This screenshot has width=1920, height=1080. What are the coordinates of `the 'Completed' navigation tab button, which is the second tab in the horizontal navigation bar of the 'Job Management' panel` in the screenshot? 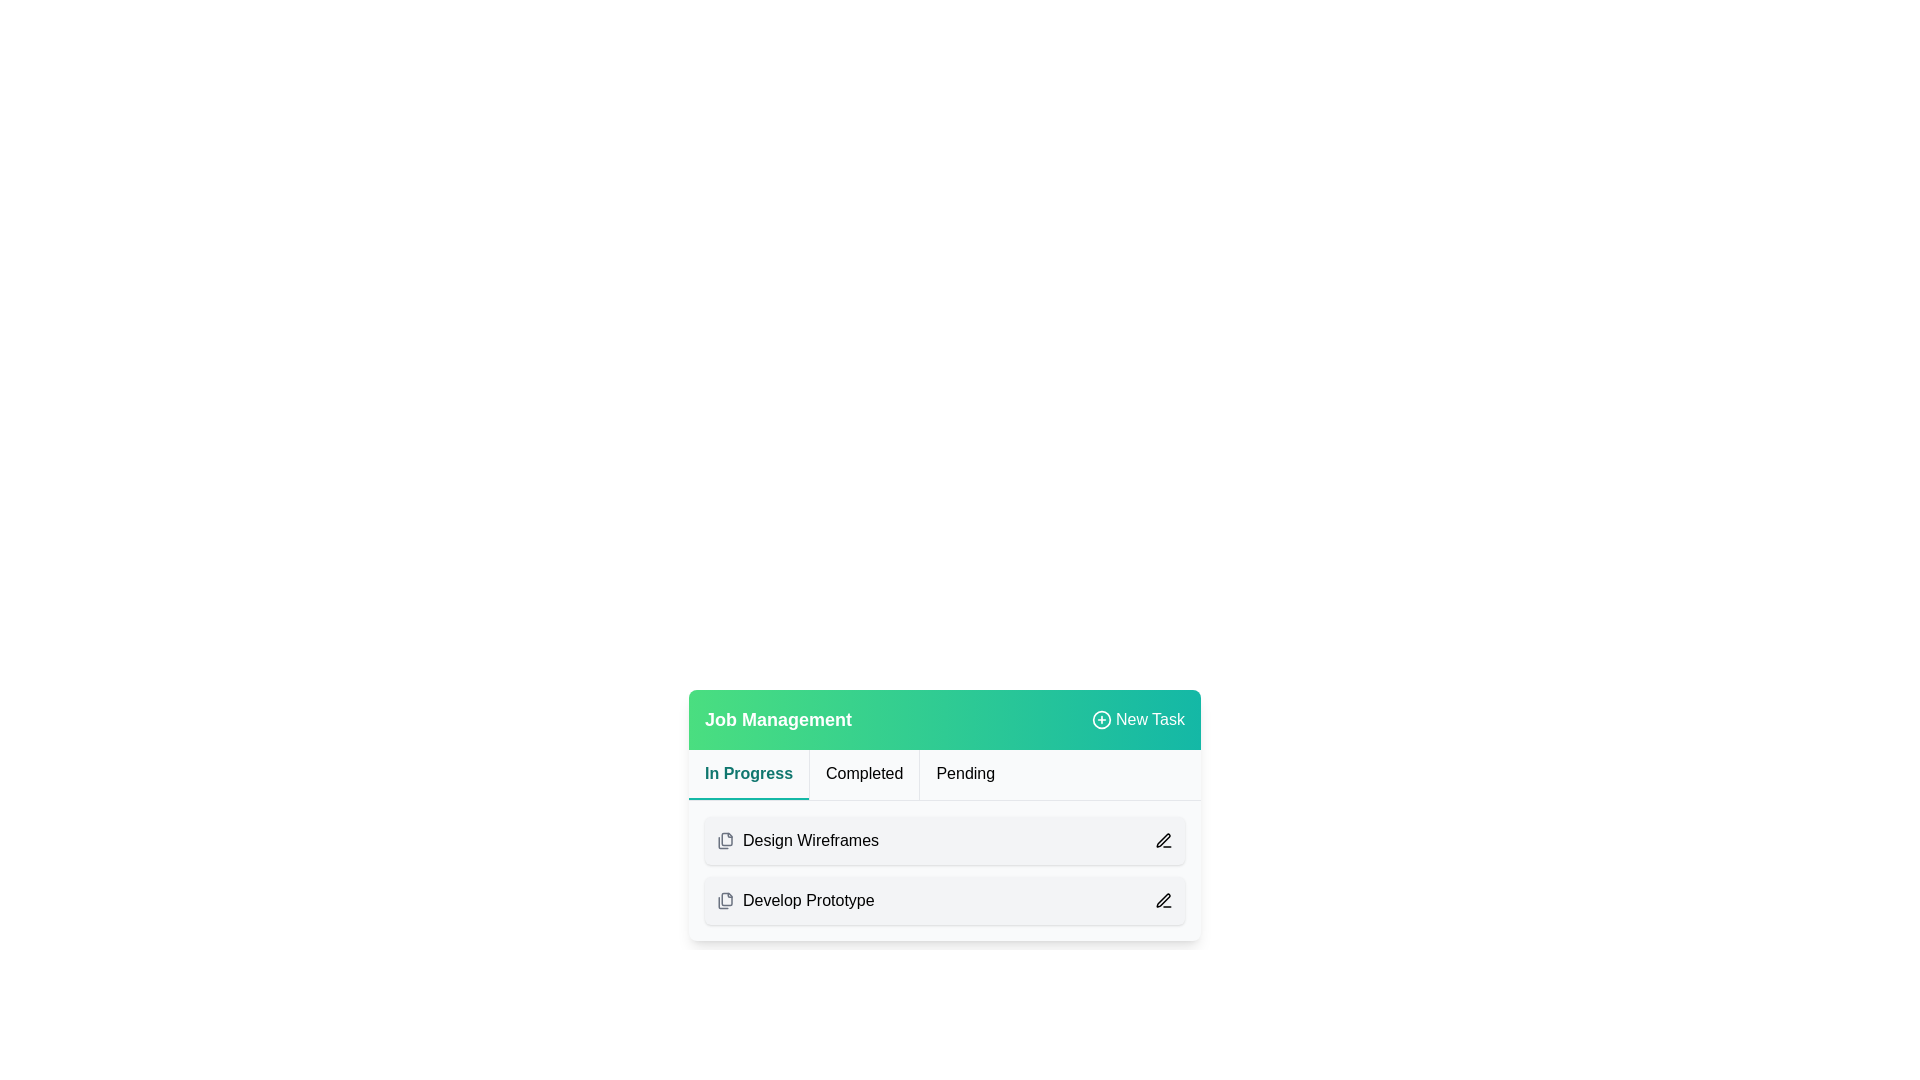 It's located at (864, 774).